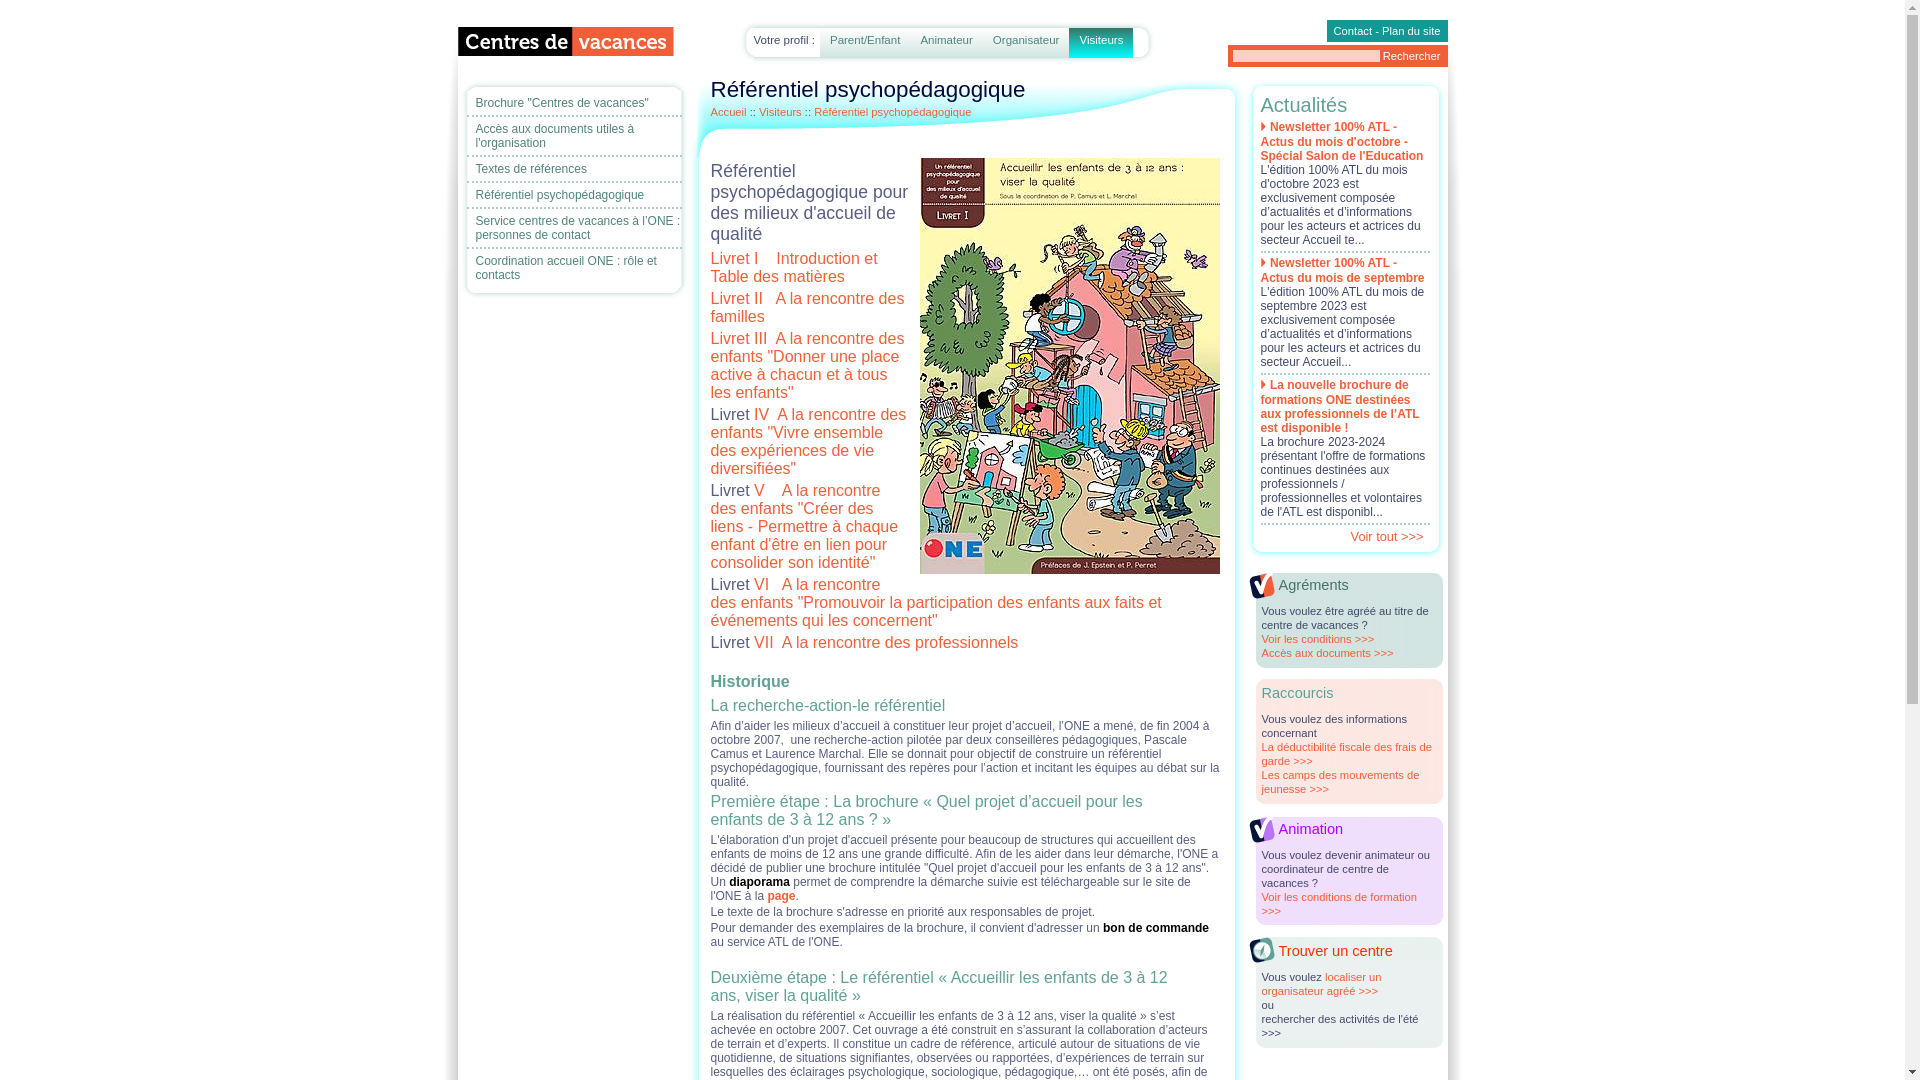 The width and height of the screenshot is (1920, 1080). What do you see at coordinates (1410, 55) in the screenshot?
I see `'Rechercher'` at bounding box center [1410, 55].